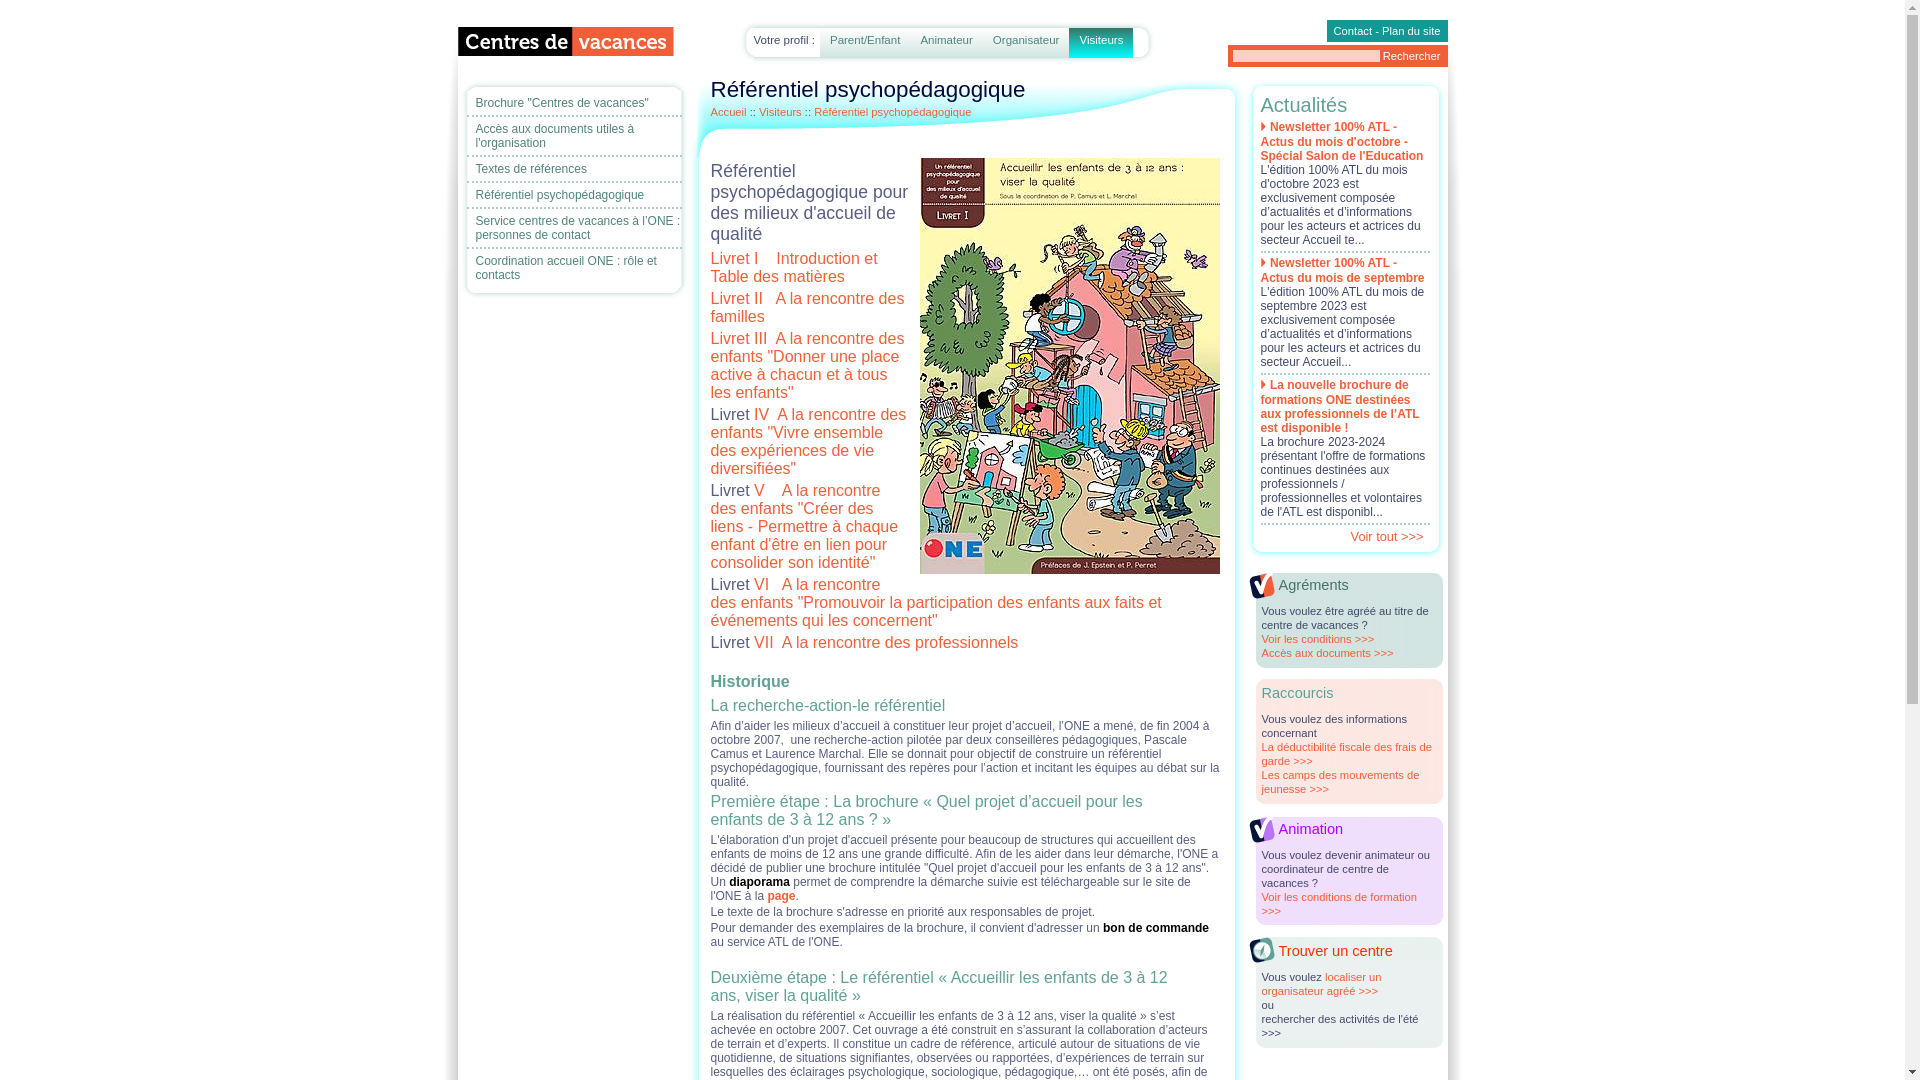 The width and height of the screenshot is (1920, 1080). What do you see at coordinates (1410, 55) in the screenshot?
I see `'Rechercher'` at bounding box center [1410, 55].